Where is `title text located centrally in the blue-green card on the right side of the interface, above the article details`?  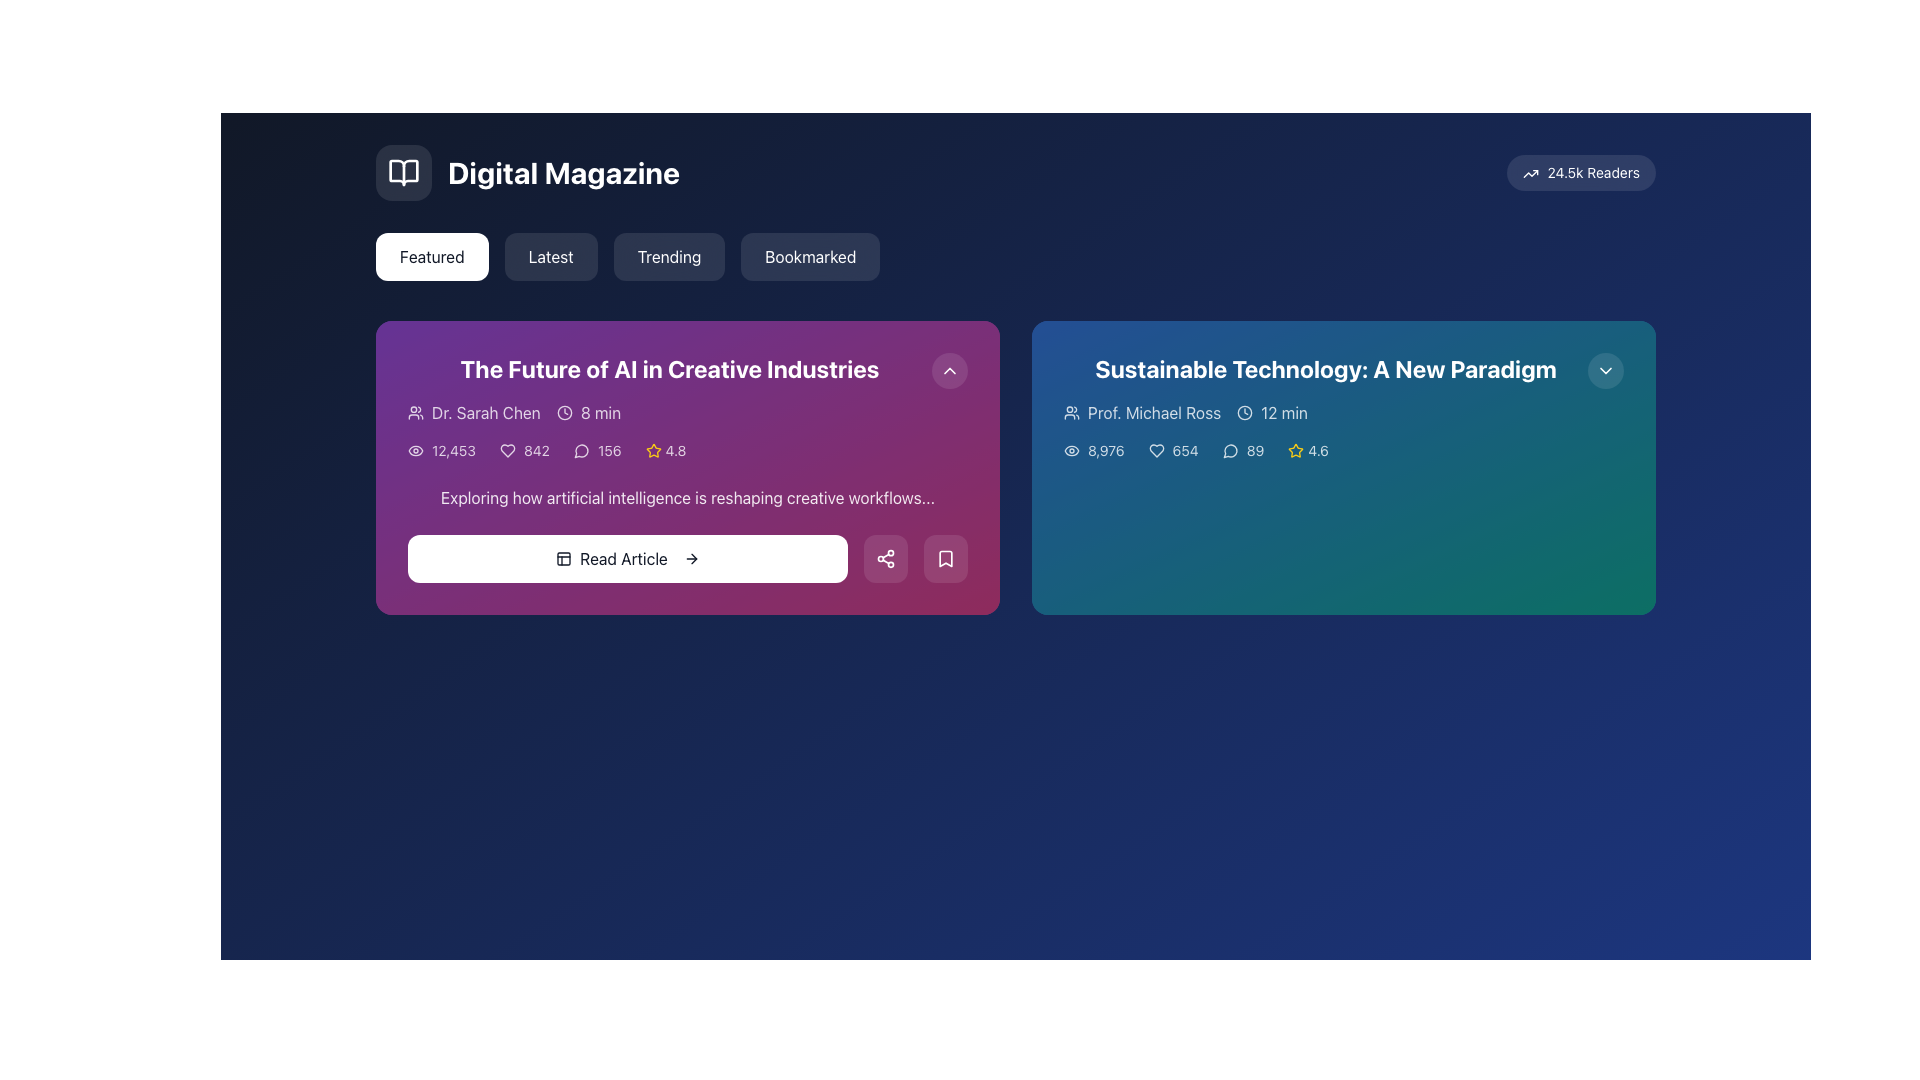 title text located centrally in the blue-green card on the right side of the interface, above the article details is located at coordinates (1325, 369).